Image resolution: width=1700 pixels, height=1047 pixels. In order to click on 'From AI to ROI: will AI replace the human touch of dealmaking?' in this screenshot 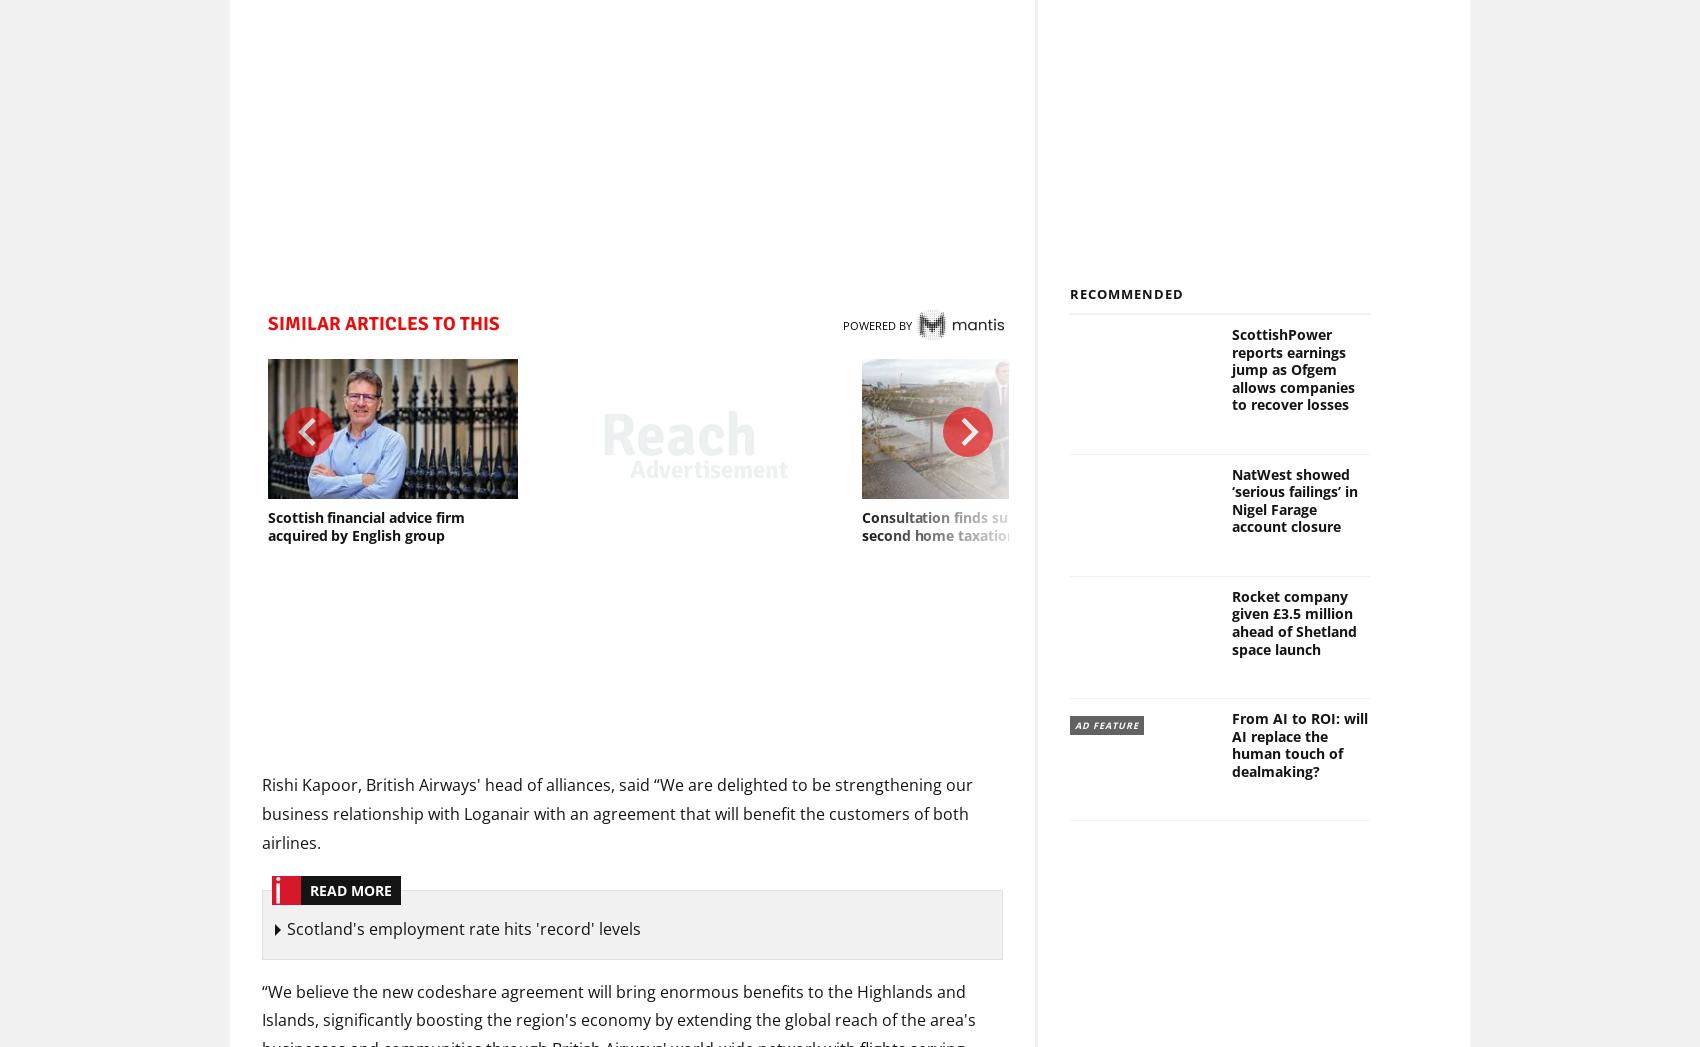, I will do `click(1298, 745)`.